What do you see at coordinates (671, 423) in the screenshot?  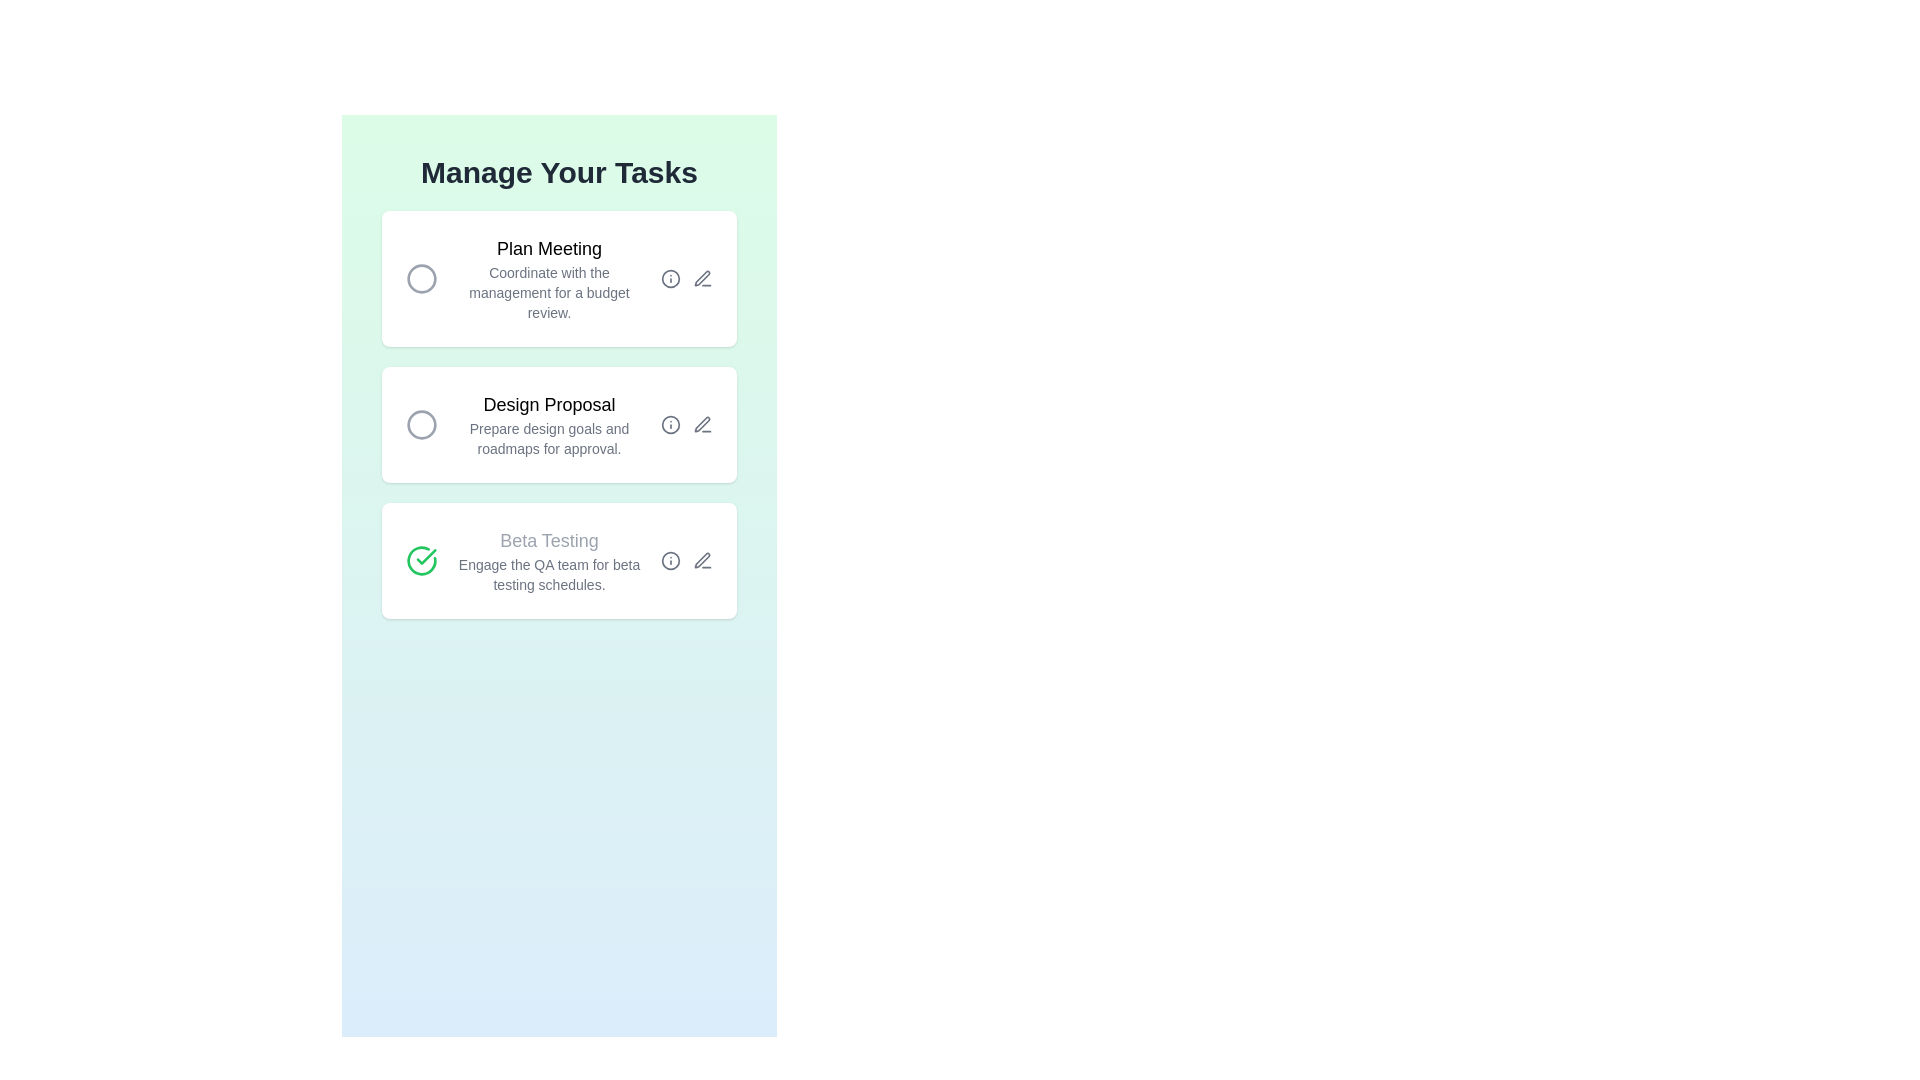 I see `the 'More information' icon for the task 'Design Proposal'` at bounding box center [671, 423].